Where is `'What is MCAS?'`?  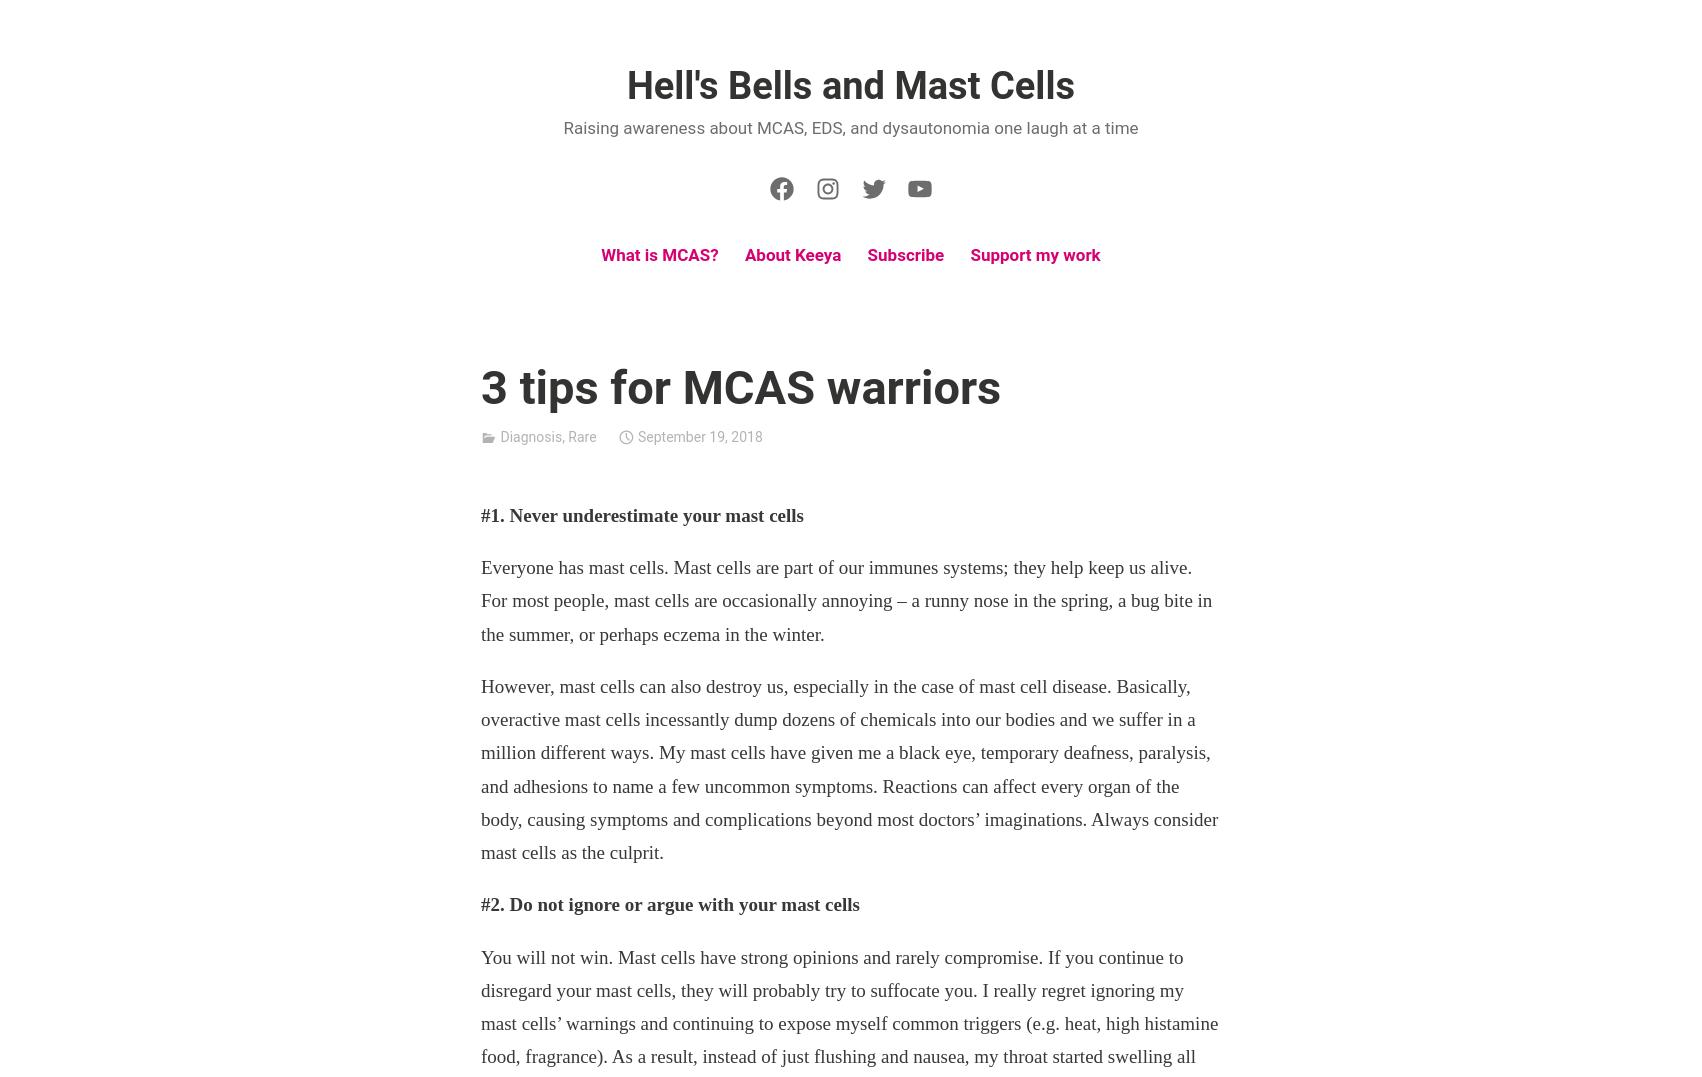 'What is MCAS?' is located at coordinates (659, 254).